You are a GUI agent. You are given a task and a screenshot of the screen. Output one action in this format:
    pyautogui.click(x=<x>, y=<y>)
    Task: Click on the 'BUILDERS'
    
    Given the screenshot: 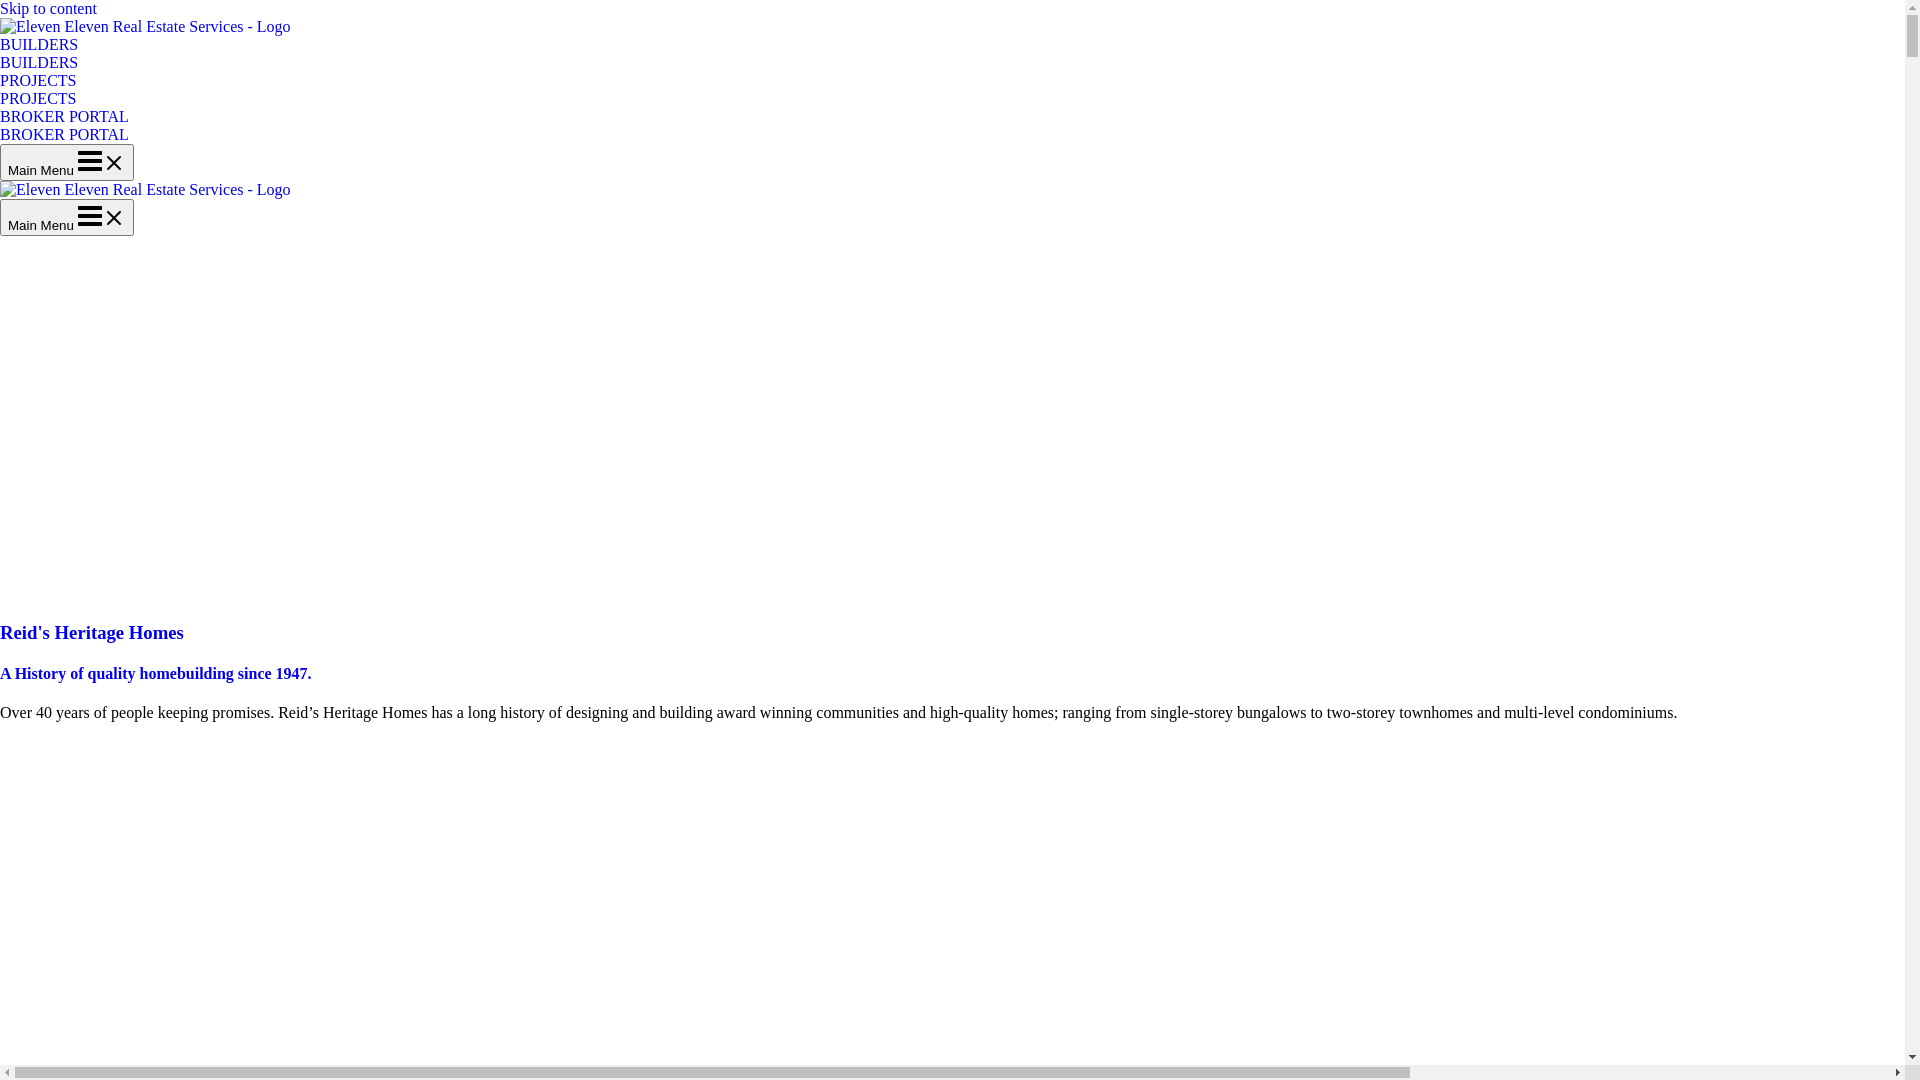 What is the action you would take?
    pyautogui.click(x=0, y=52)
    